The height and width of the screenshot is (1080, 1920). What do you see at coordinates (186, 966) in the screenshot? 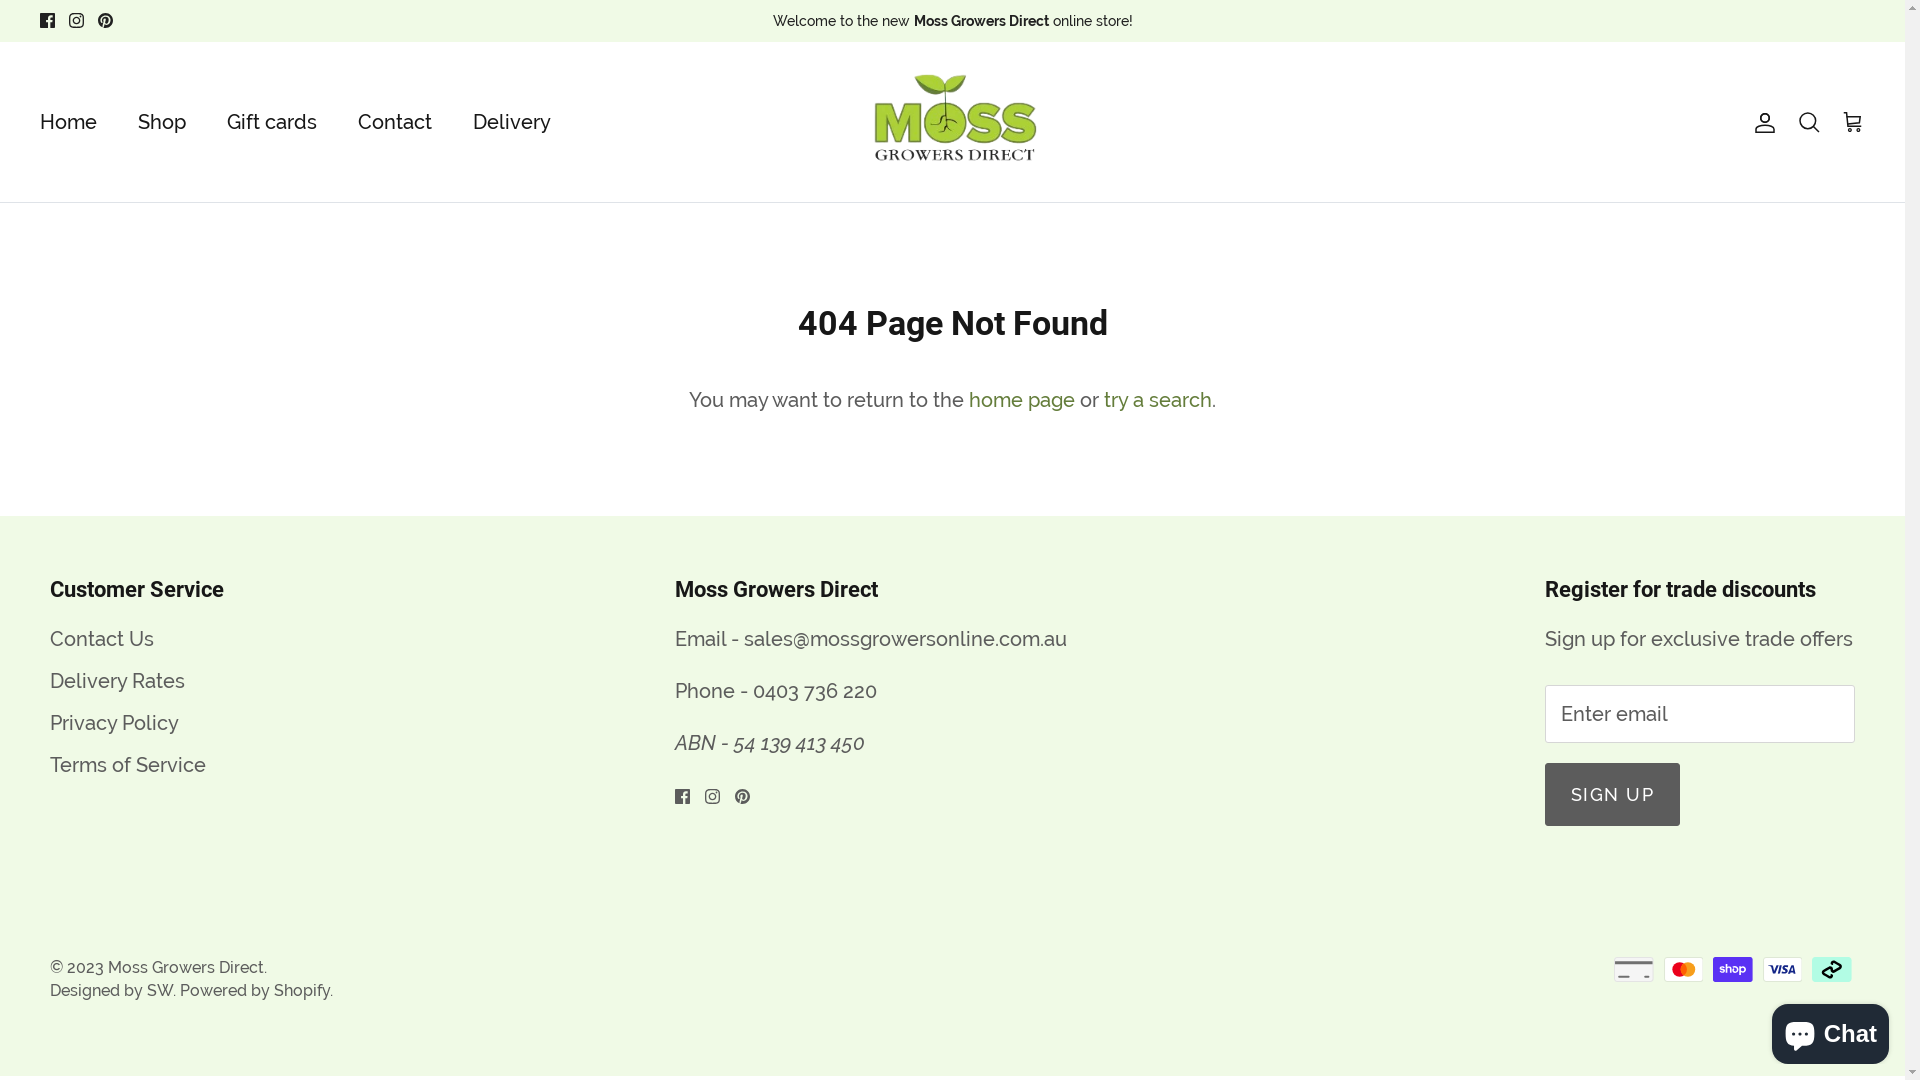
I see `'Moss Growers Direct'` at bounding box center [186, 966].